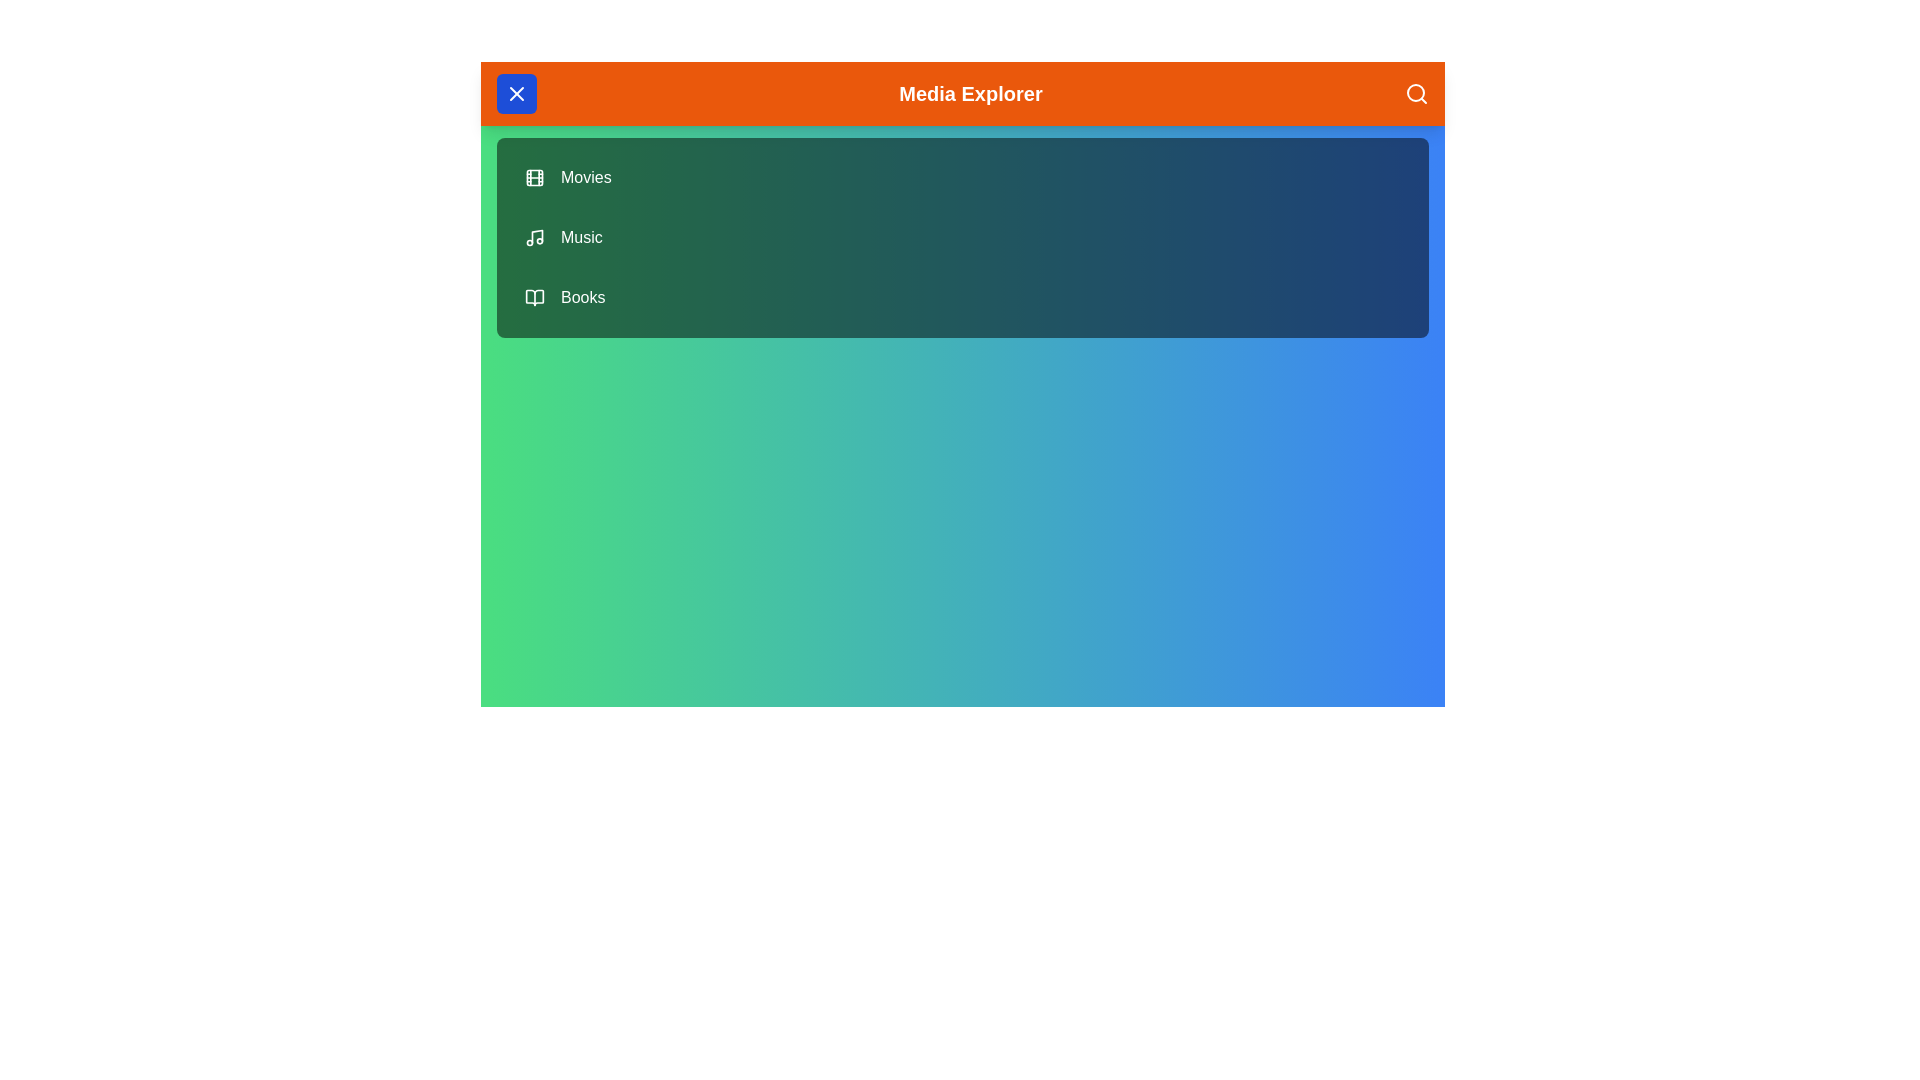 The height and width of the screenshot is (1080, 1920). Describe the element at coordinates (1415, 93) in the screenshot. I see `the search icon` at that location.